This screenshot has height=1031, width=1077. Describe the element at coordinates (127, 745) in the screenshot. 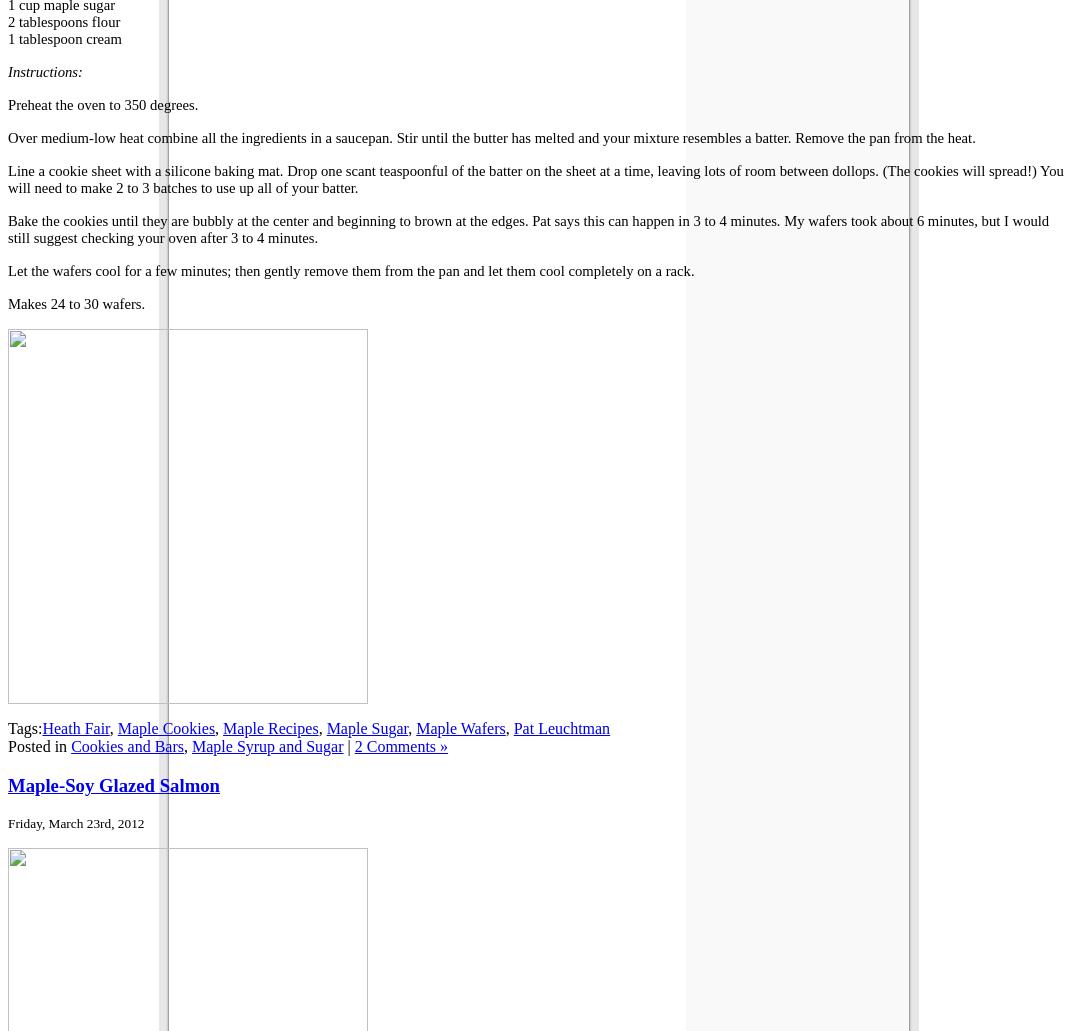

I see `'Cookies and Bars'` at that location.